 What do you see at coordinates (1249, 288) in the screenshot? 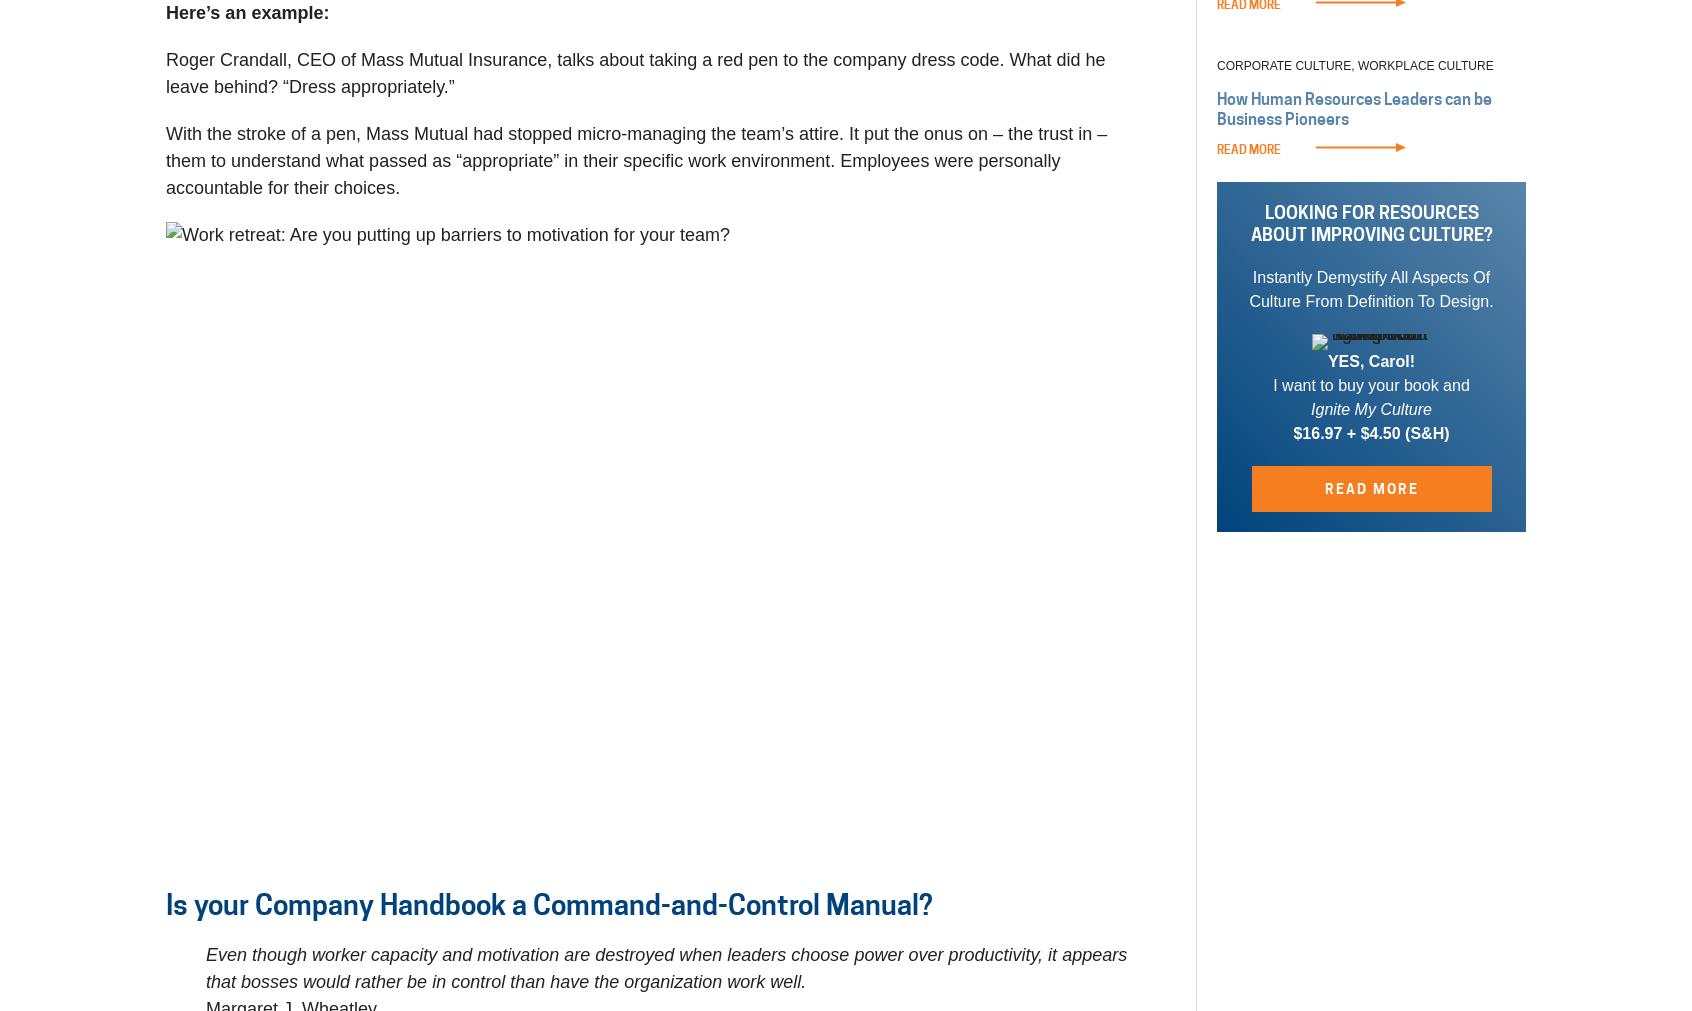
I see `'Instantly Demystify All Aspects Of Culture From Definition To Design.'` at bounding box center [1249, 288].